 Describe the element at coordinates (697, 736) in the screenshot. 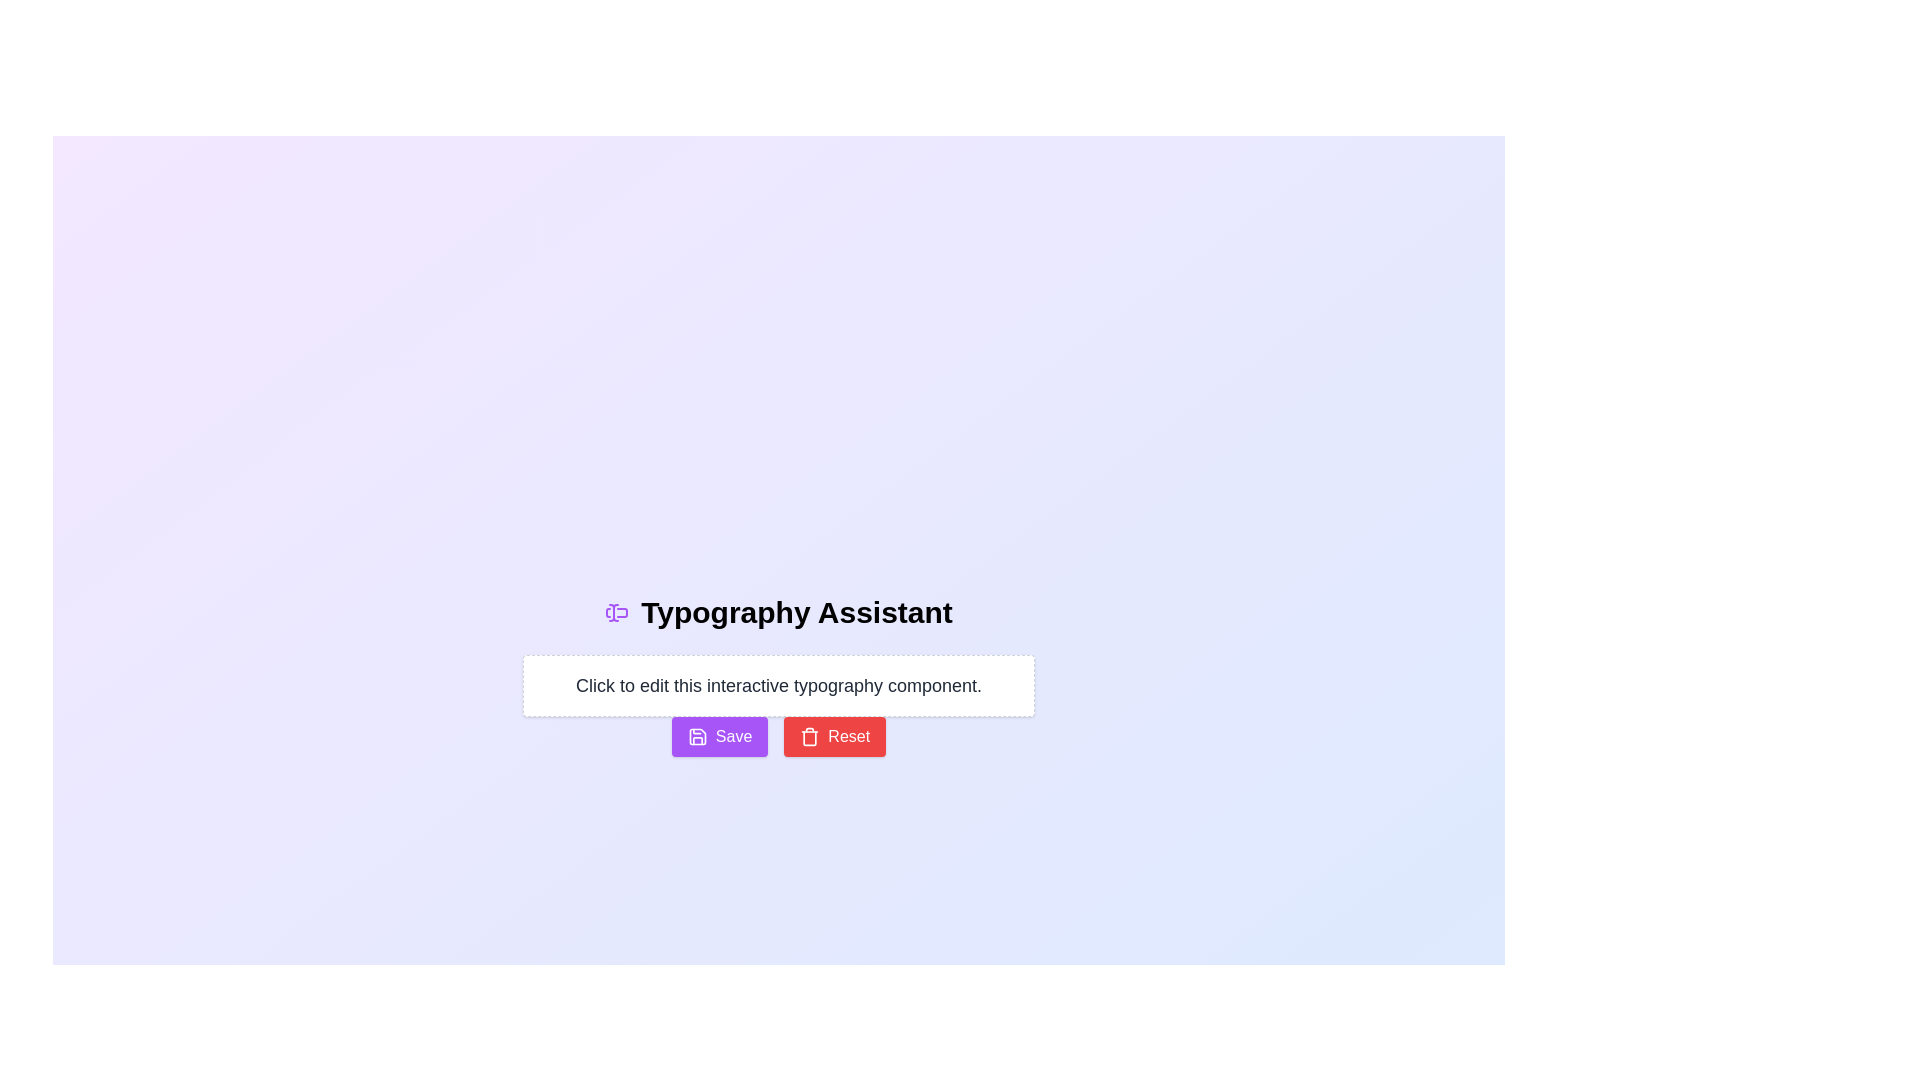

I see `the save icon located within the 'Save' button, which is positioned beneath the text input field` at that location.